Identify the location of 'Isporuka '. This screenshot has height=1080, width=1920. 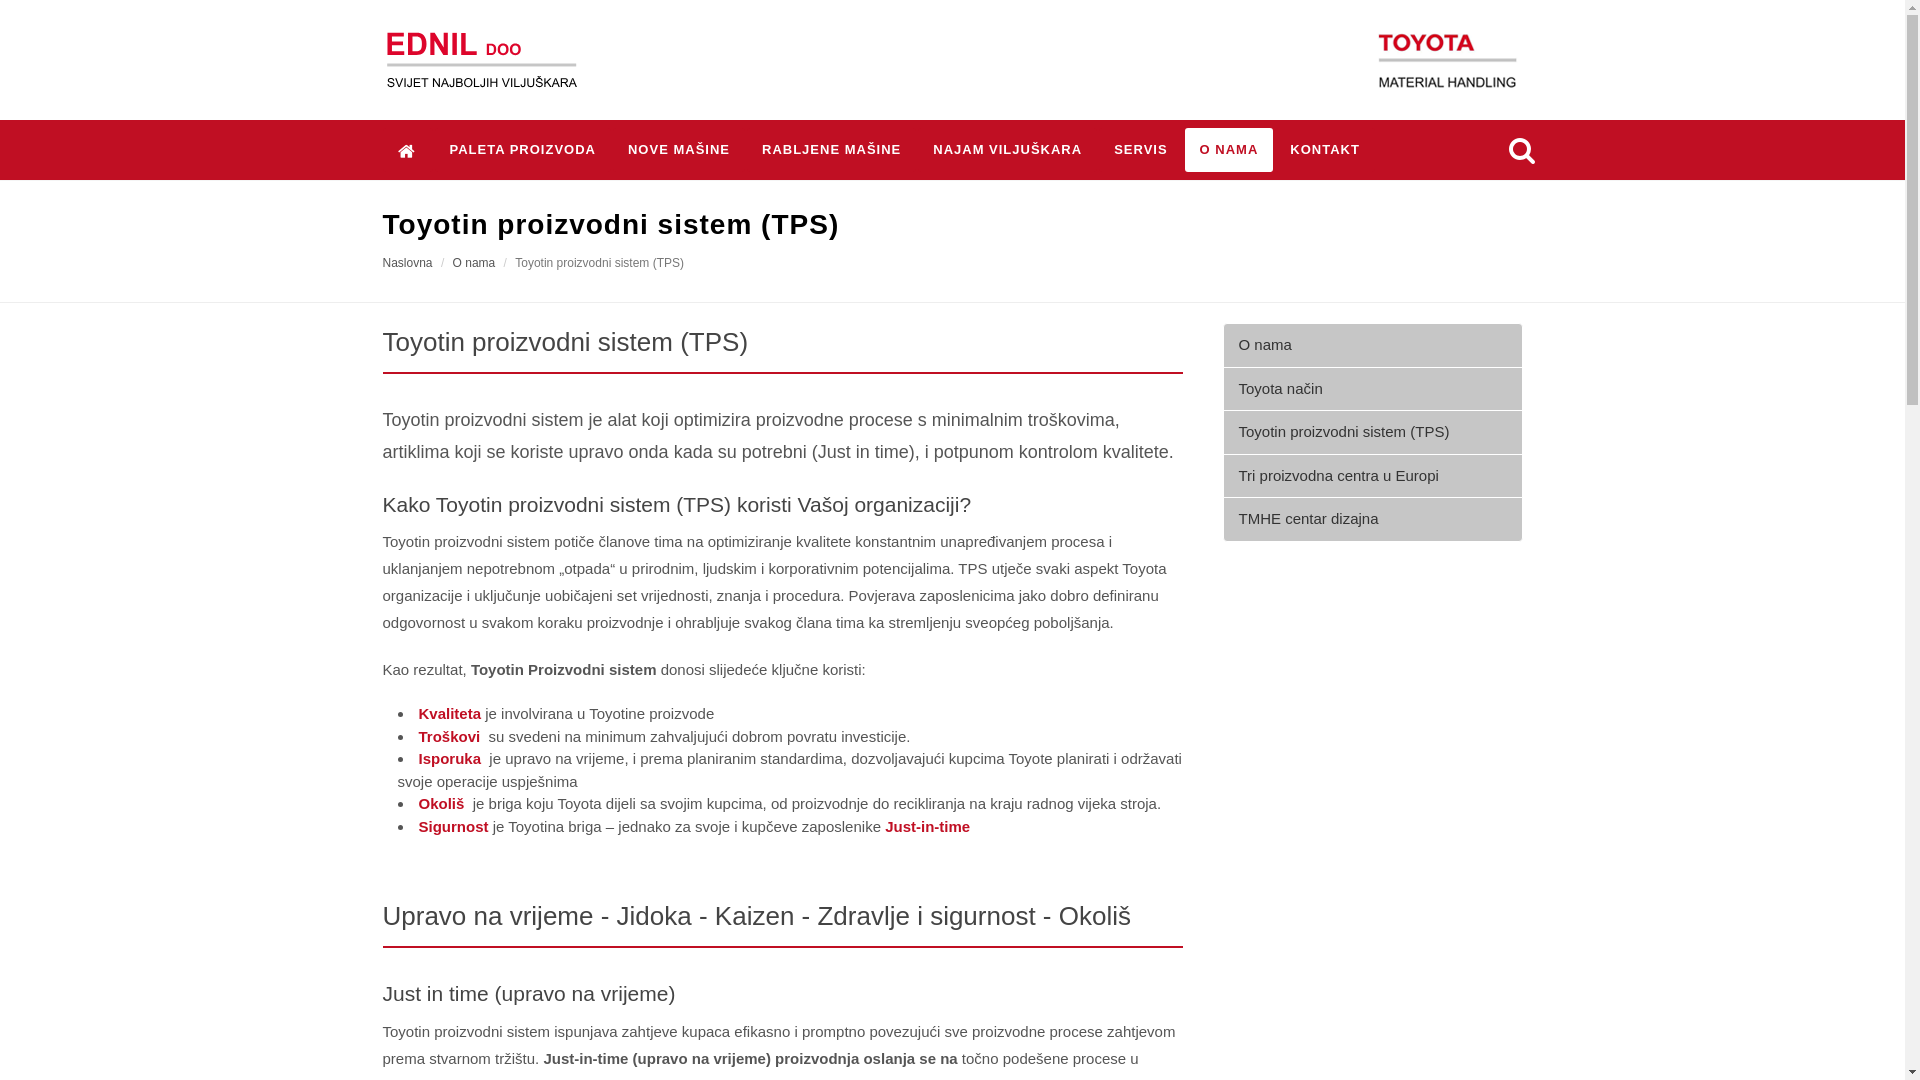
(450, 758).